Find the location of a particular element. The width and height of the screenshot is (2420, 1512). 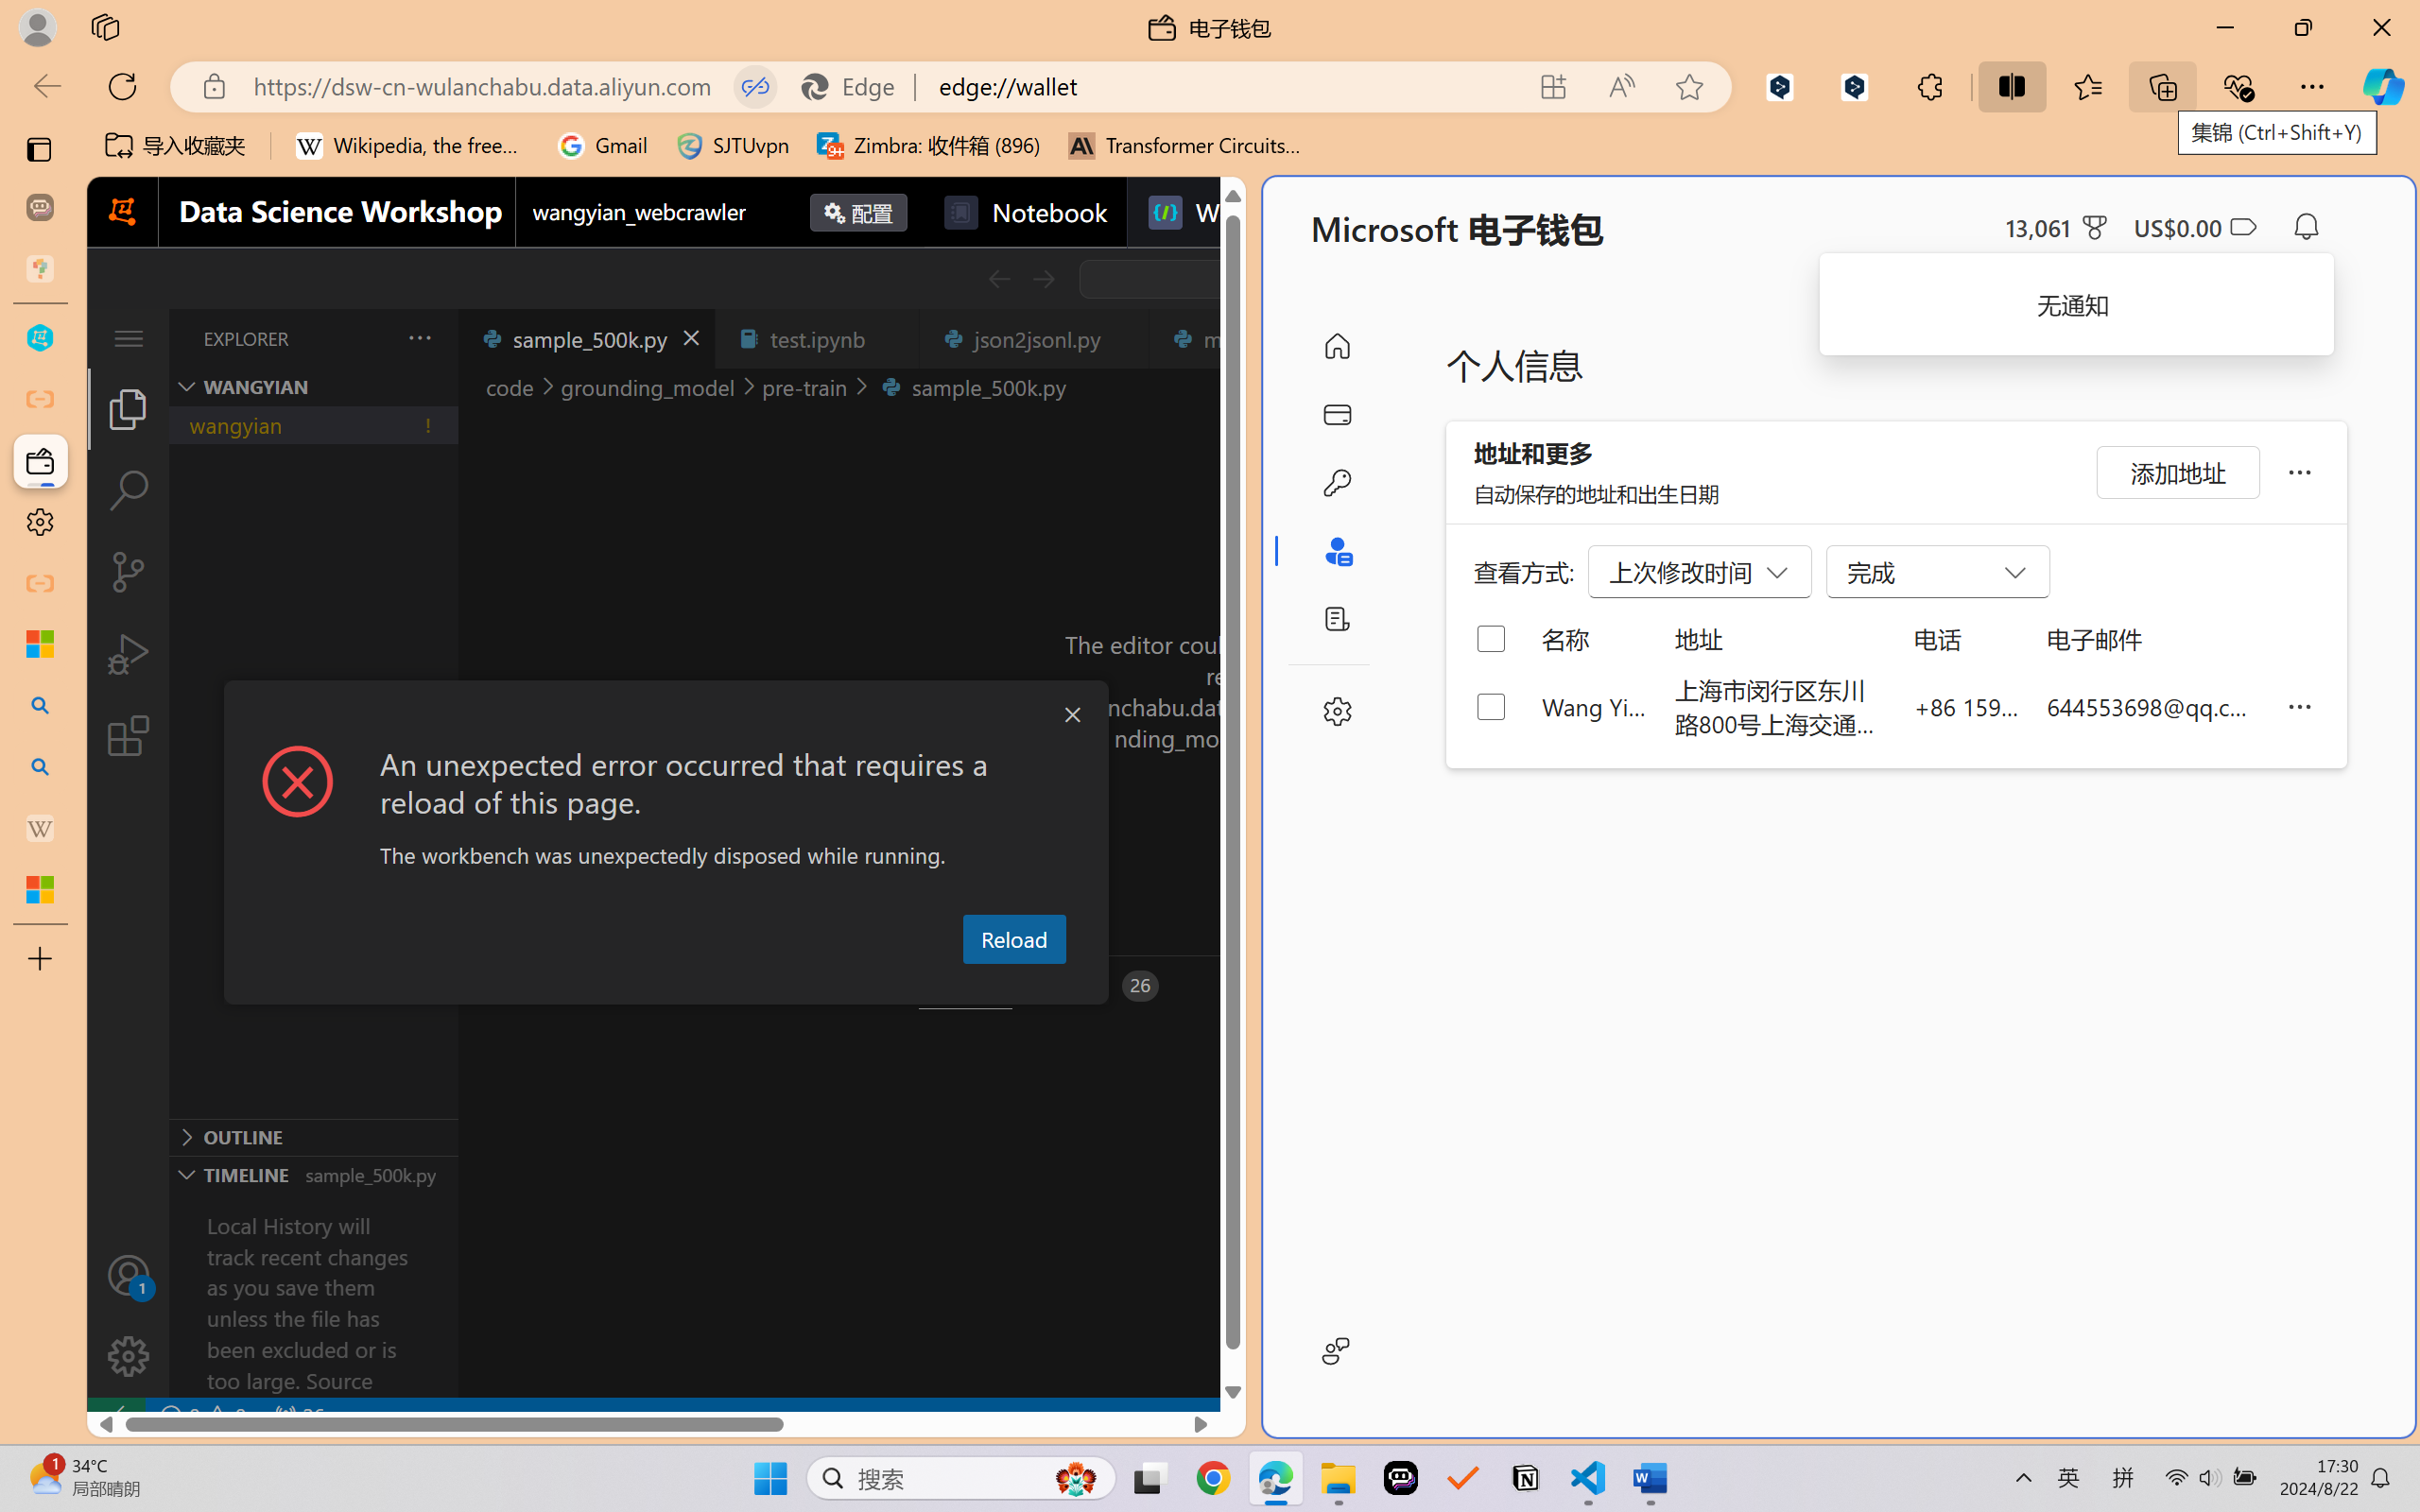

'Run and Debug (Ctrl+Shift+D)' is located at coordinates (127, 653).